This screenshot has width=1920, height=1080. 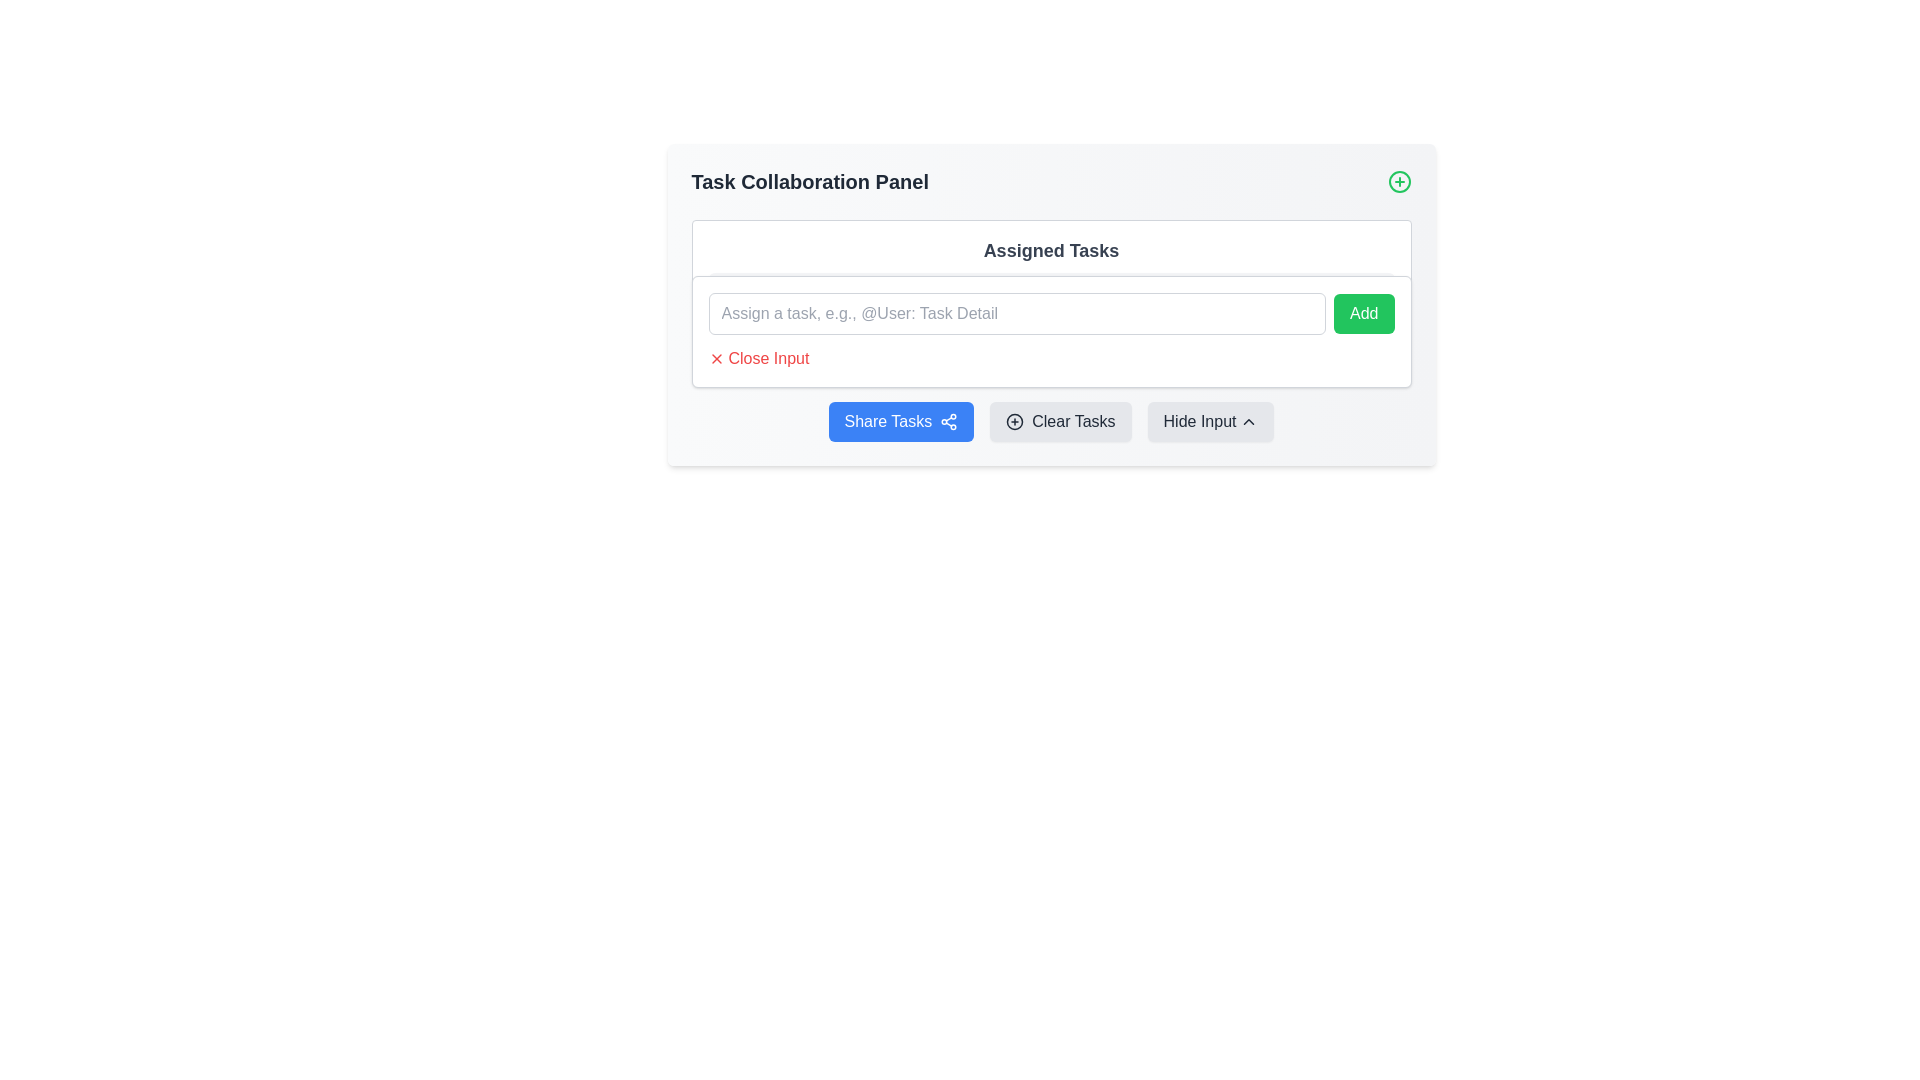 What do you see at coordinates (900, 420) in the screenshot?
I see `the first button in the horizontal row of three buttons at the bottom of the UI panel to initiate a task-sharing operation` at bounding box center [900, 420].